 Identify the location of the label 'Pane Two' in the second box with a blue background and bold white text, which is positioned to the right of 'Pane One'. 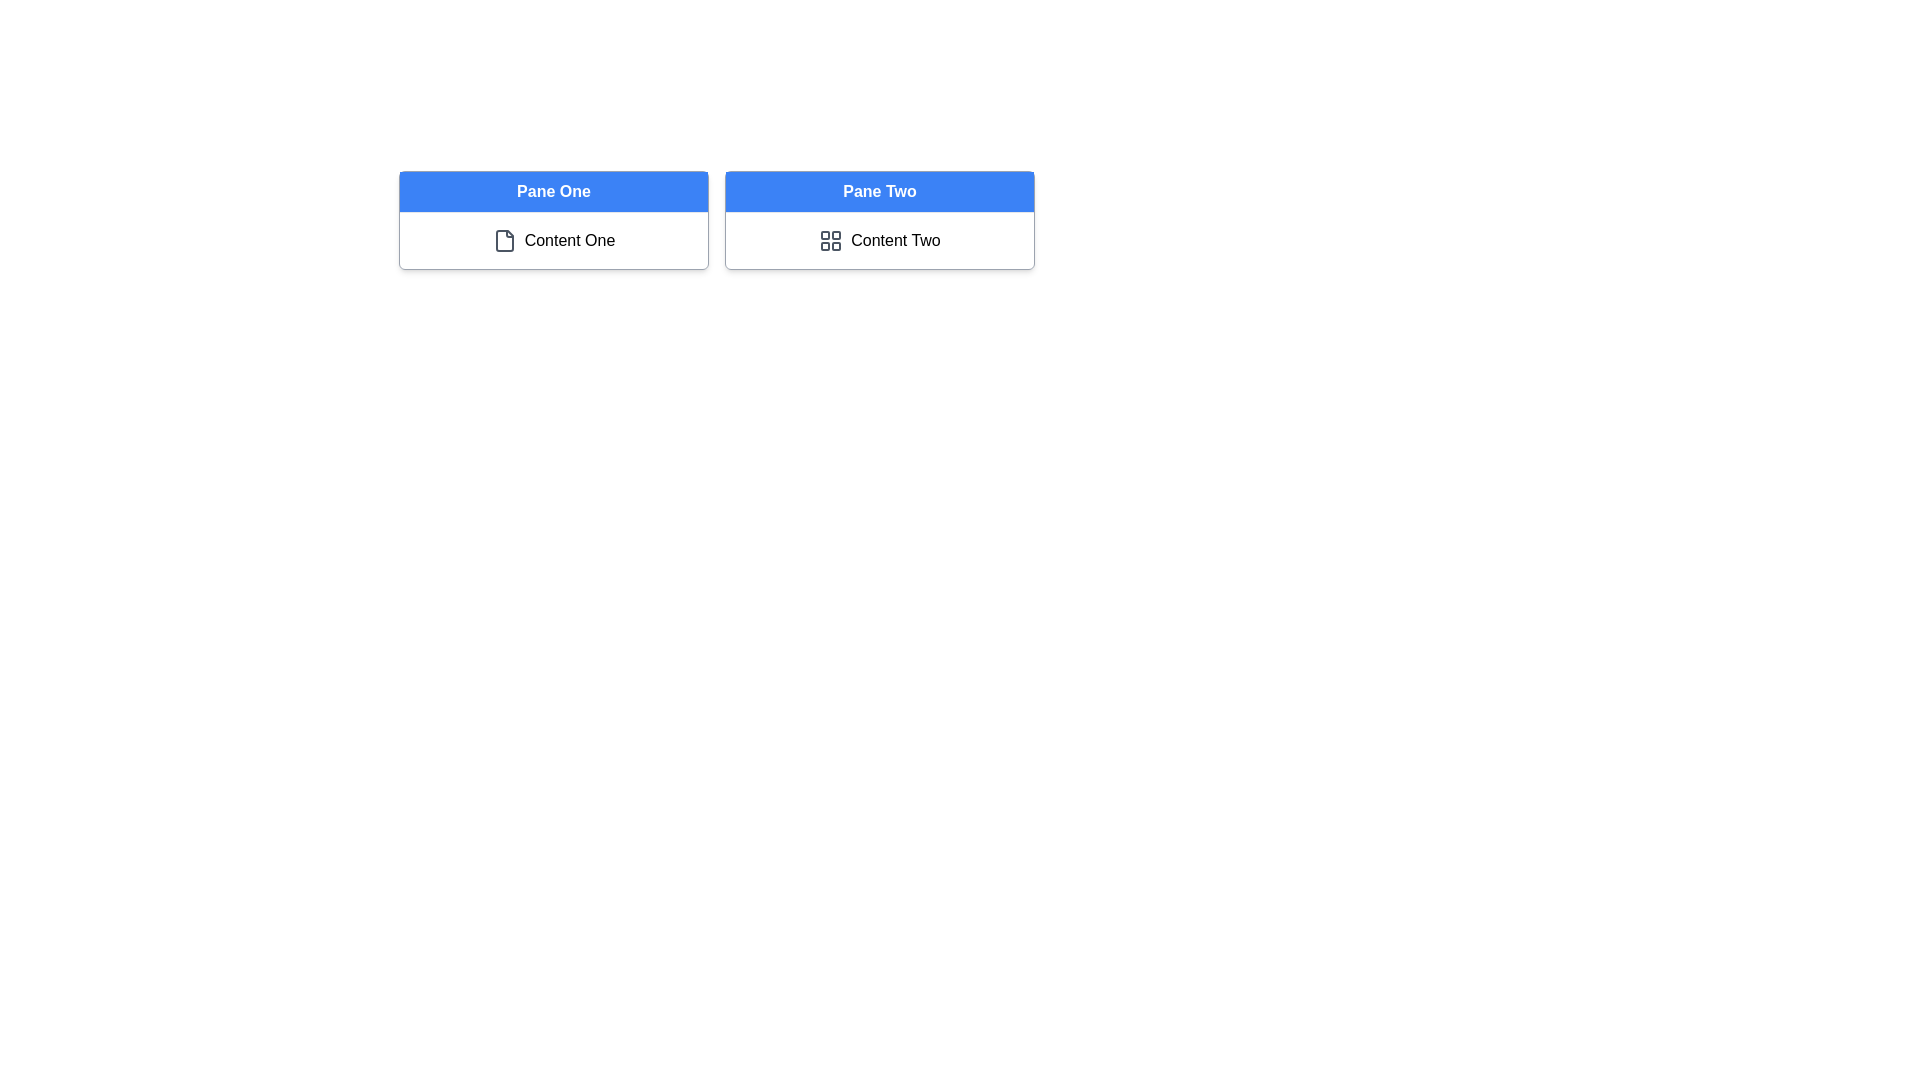
(879, 220).